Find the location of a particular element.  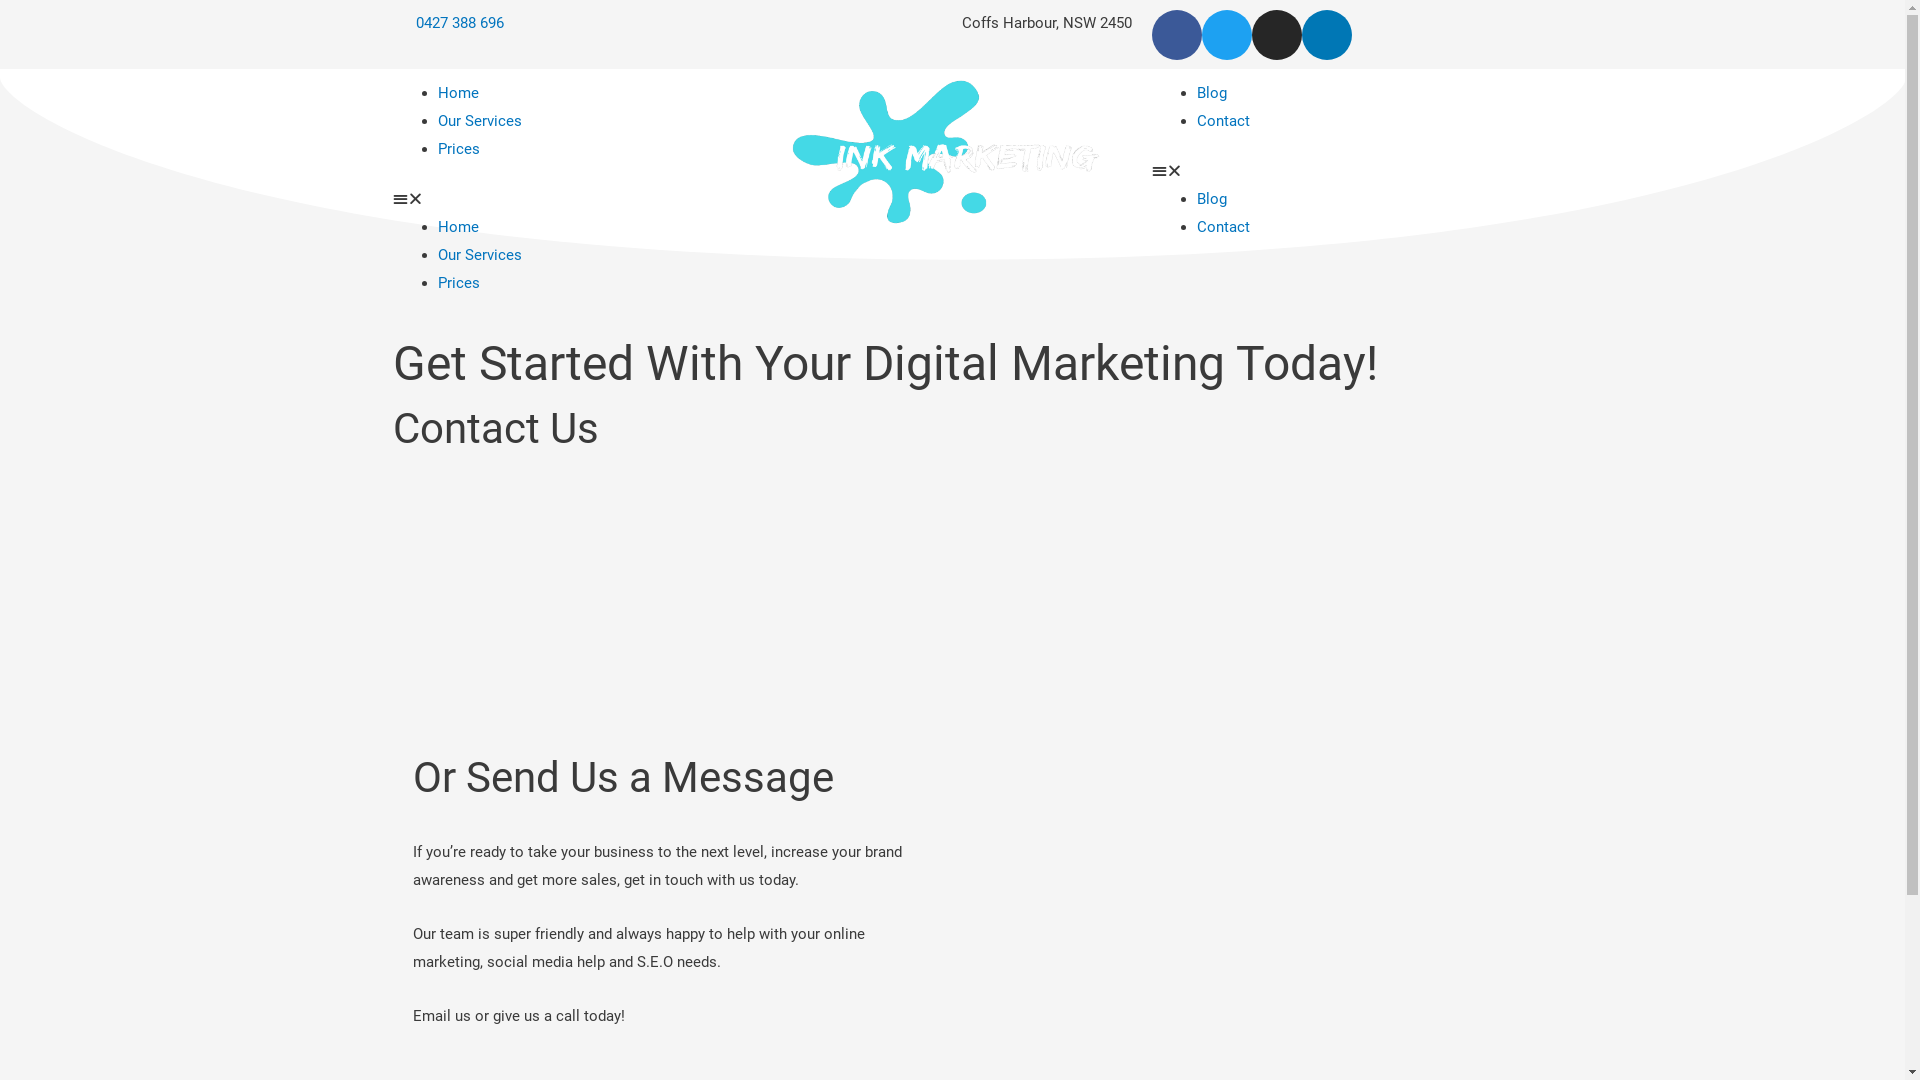

'Prices' is located at coordinates (458, 282).